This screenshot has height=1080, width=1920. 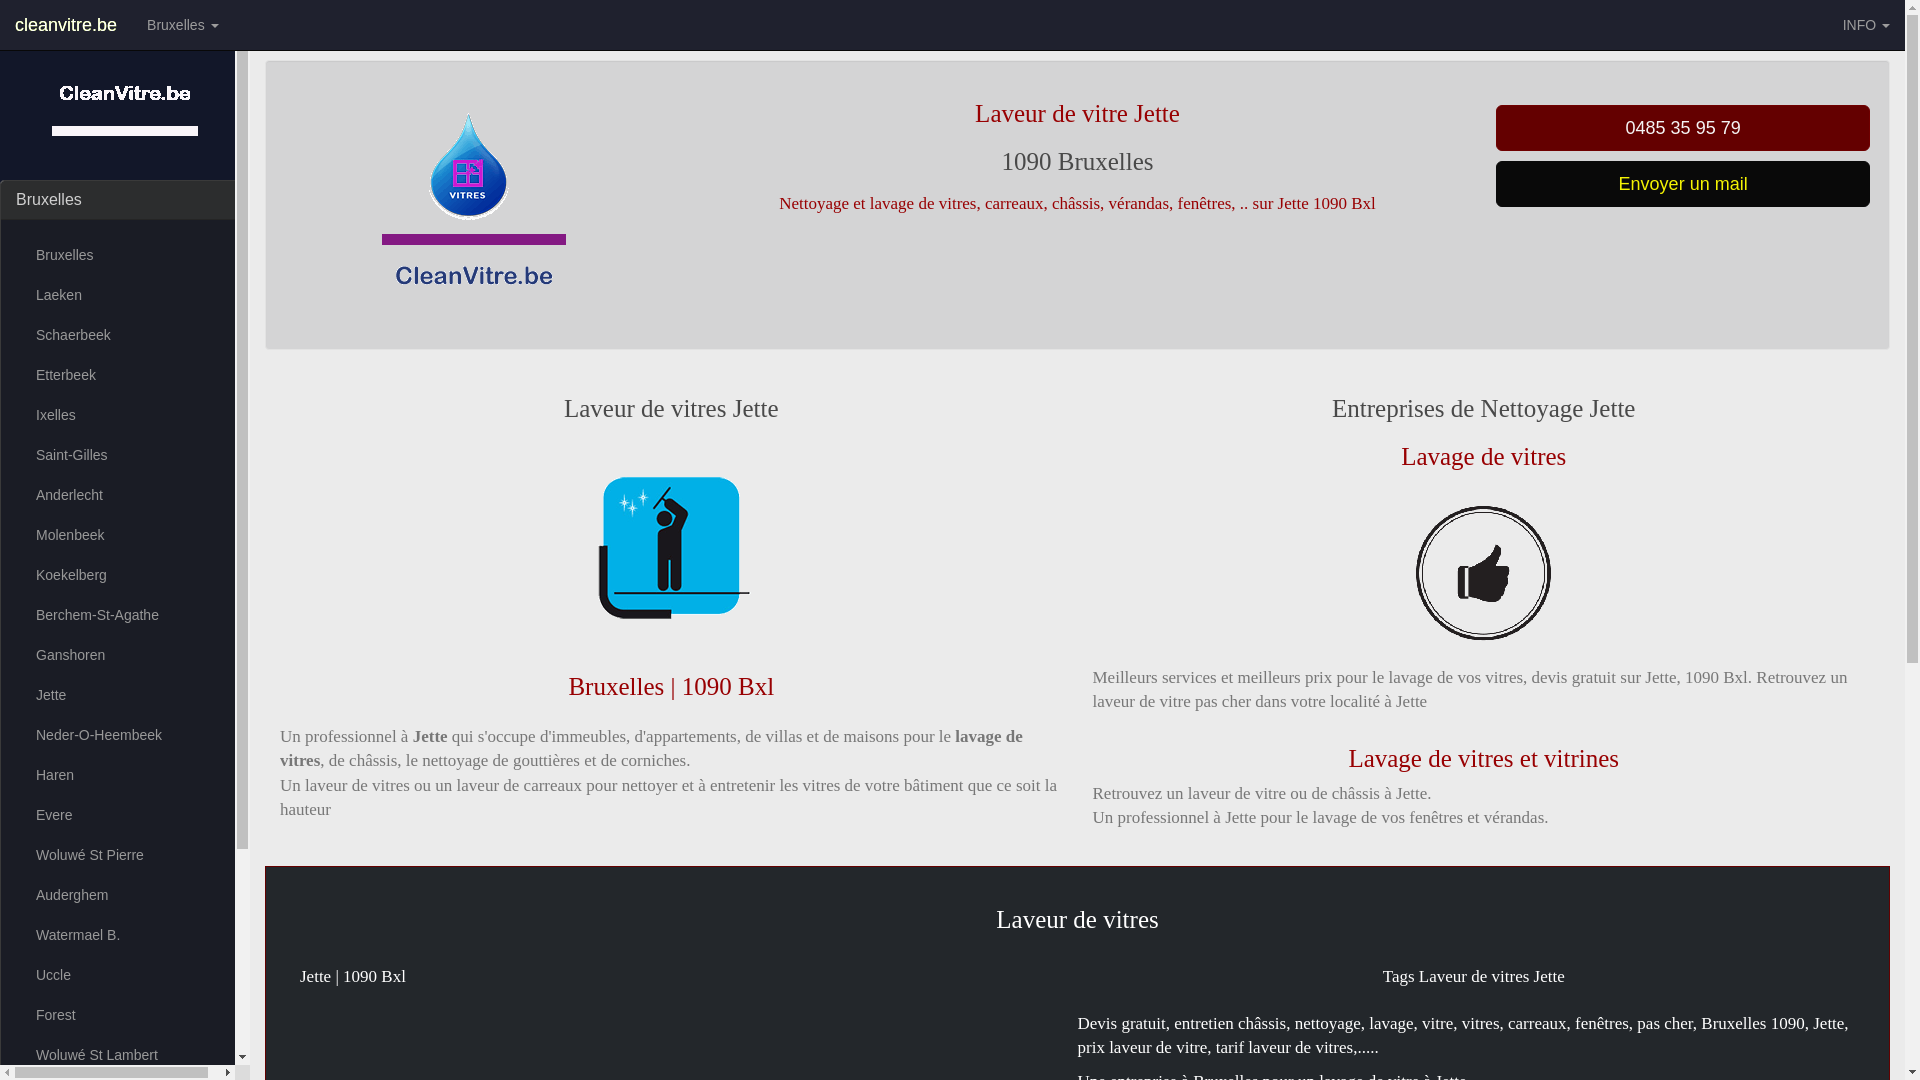 I want to click on 'Uccle', so click(x=123, y=974).